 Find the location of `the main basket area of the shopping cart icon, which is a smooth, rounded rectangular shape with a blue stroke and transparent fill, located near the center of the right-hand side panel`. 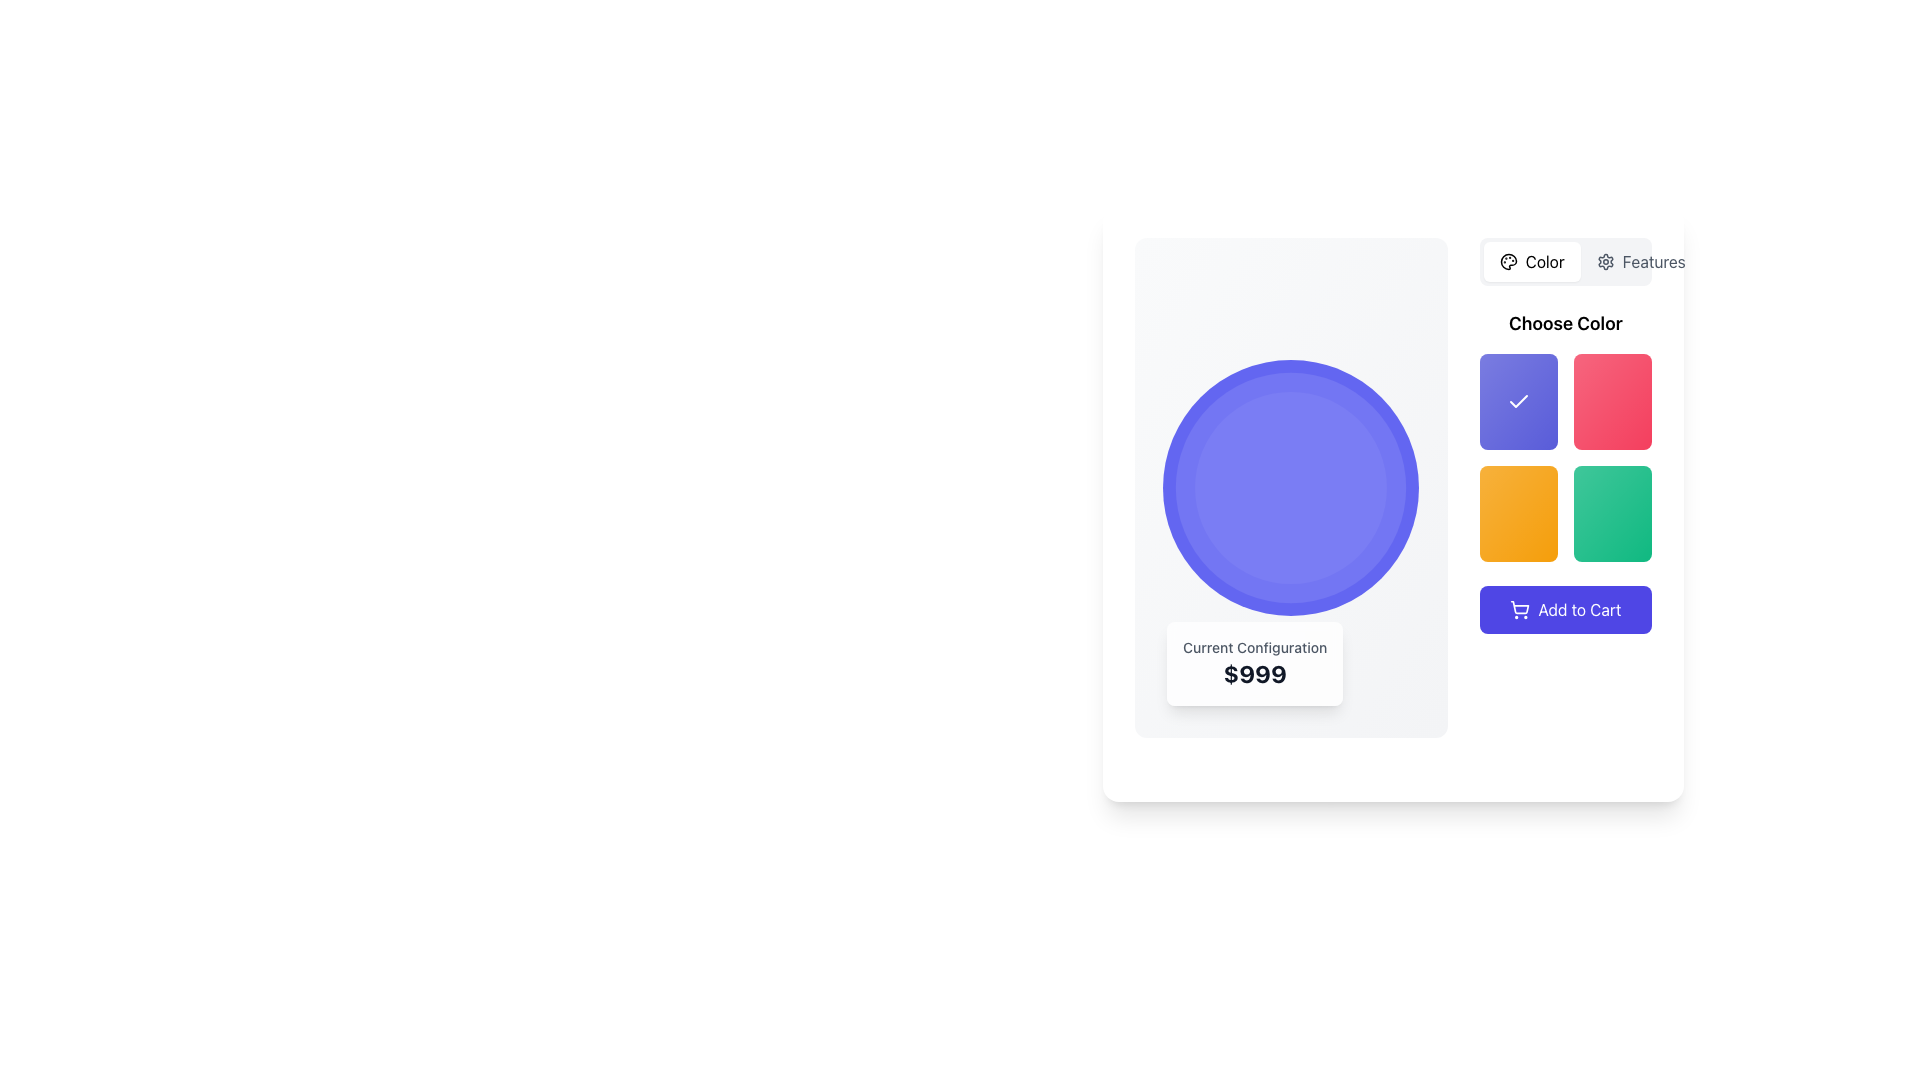

the main basket area of the shopping cart icon, which is a smooth, rounded rectangular shape with a blue stroke and transparent fill, located near the center of the right-hand side panel is located at coordinates (1520, 606).